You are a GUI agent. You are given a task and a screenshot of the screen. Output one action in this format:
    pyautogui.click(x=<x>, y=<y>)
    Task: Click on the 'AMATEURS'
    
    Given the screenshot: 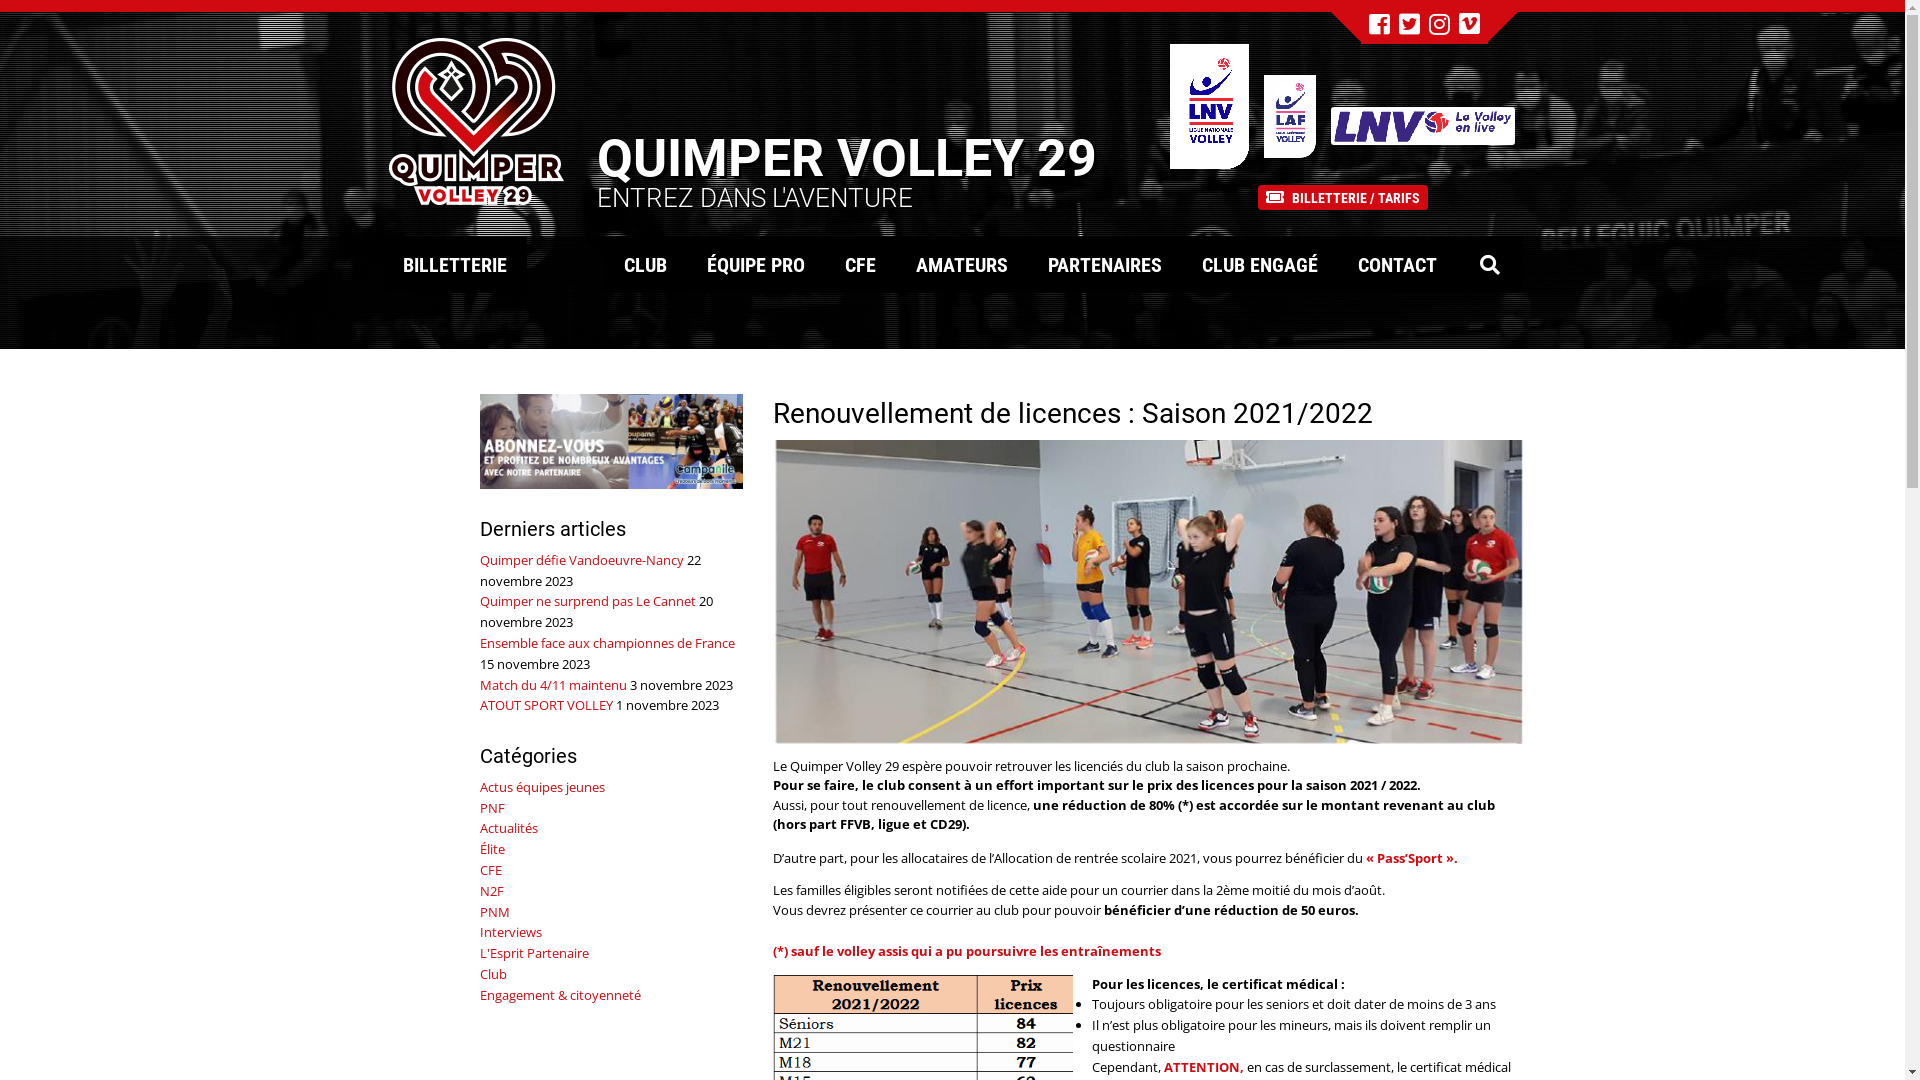 What is the action you would take?
    pyautogui.click(x=961, y=262)
    